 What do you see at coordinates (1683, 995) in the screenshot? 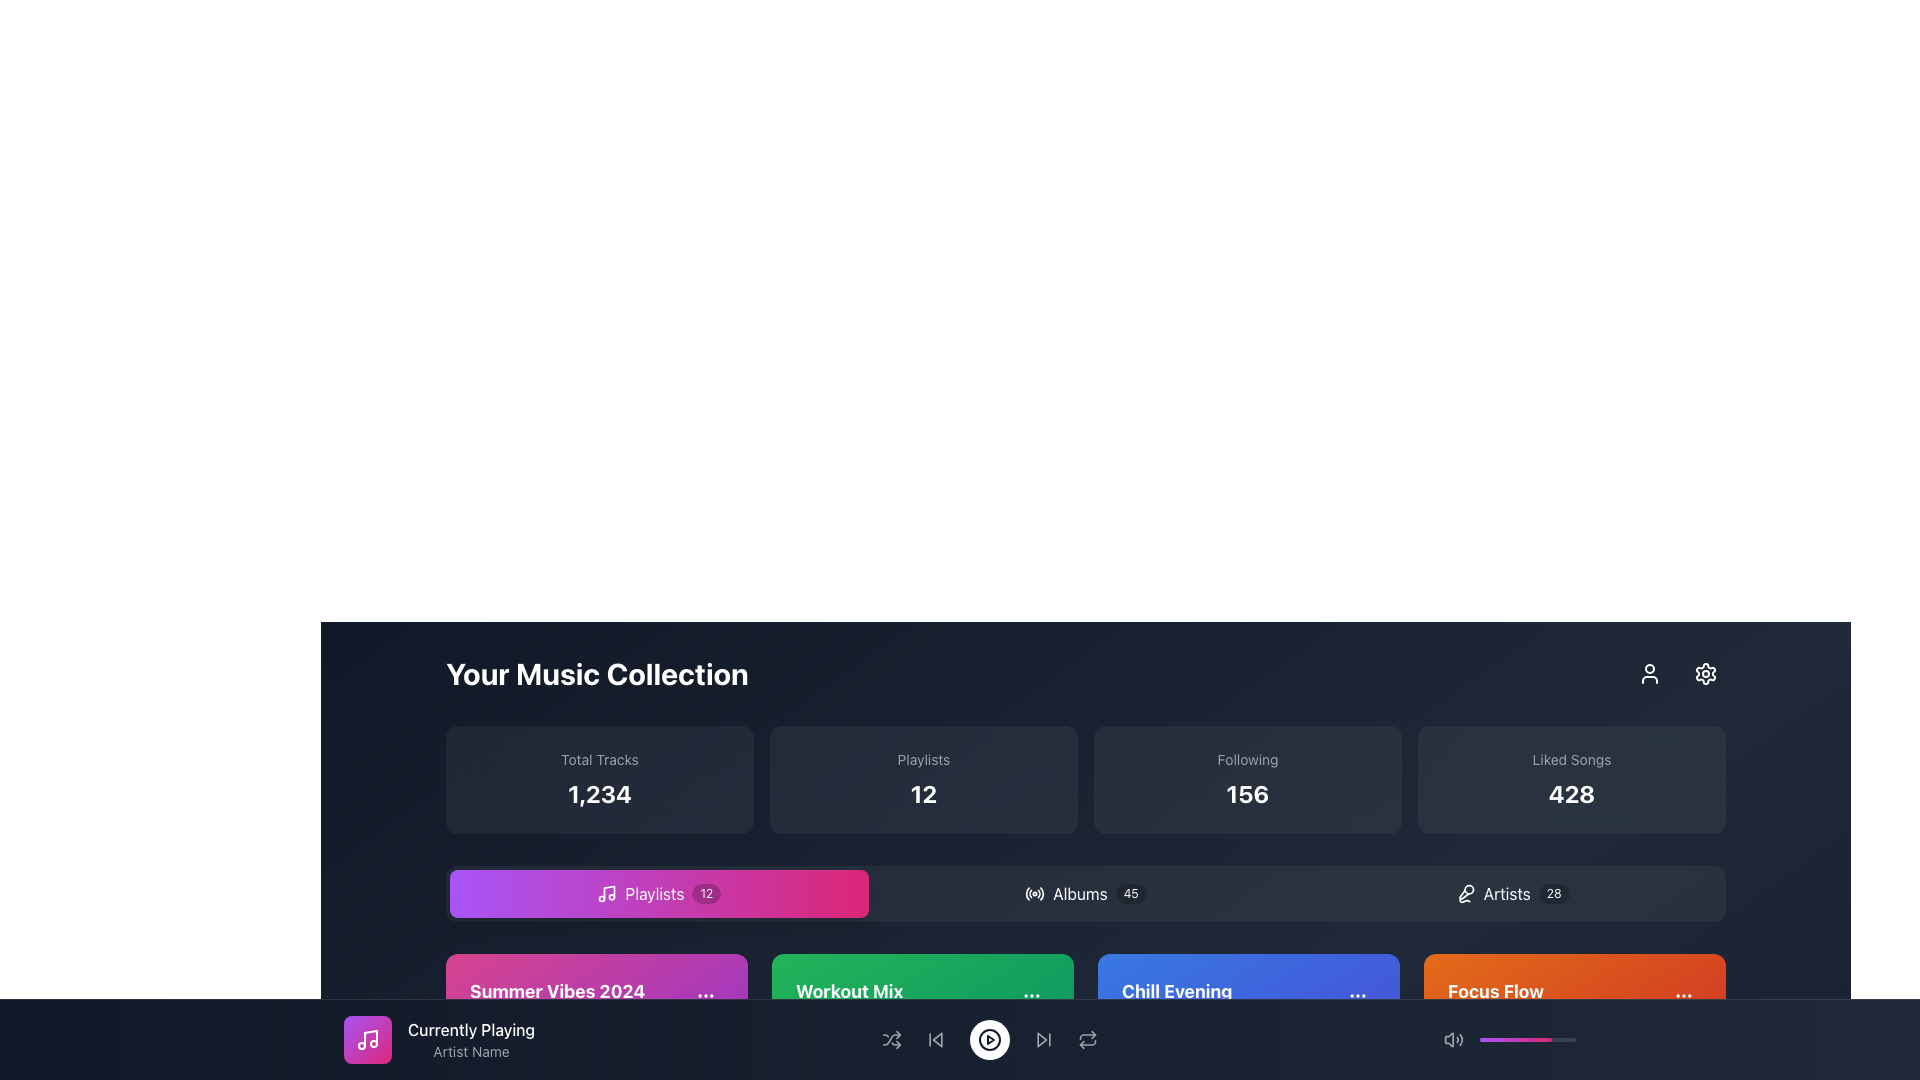
I see `the central dot of the ellipsis icon, which is part of a menu control system` at bounding box center [1683, 995].